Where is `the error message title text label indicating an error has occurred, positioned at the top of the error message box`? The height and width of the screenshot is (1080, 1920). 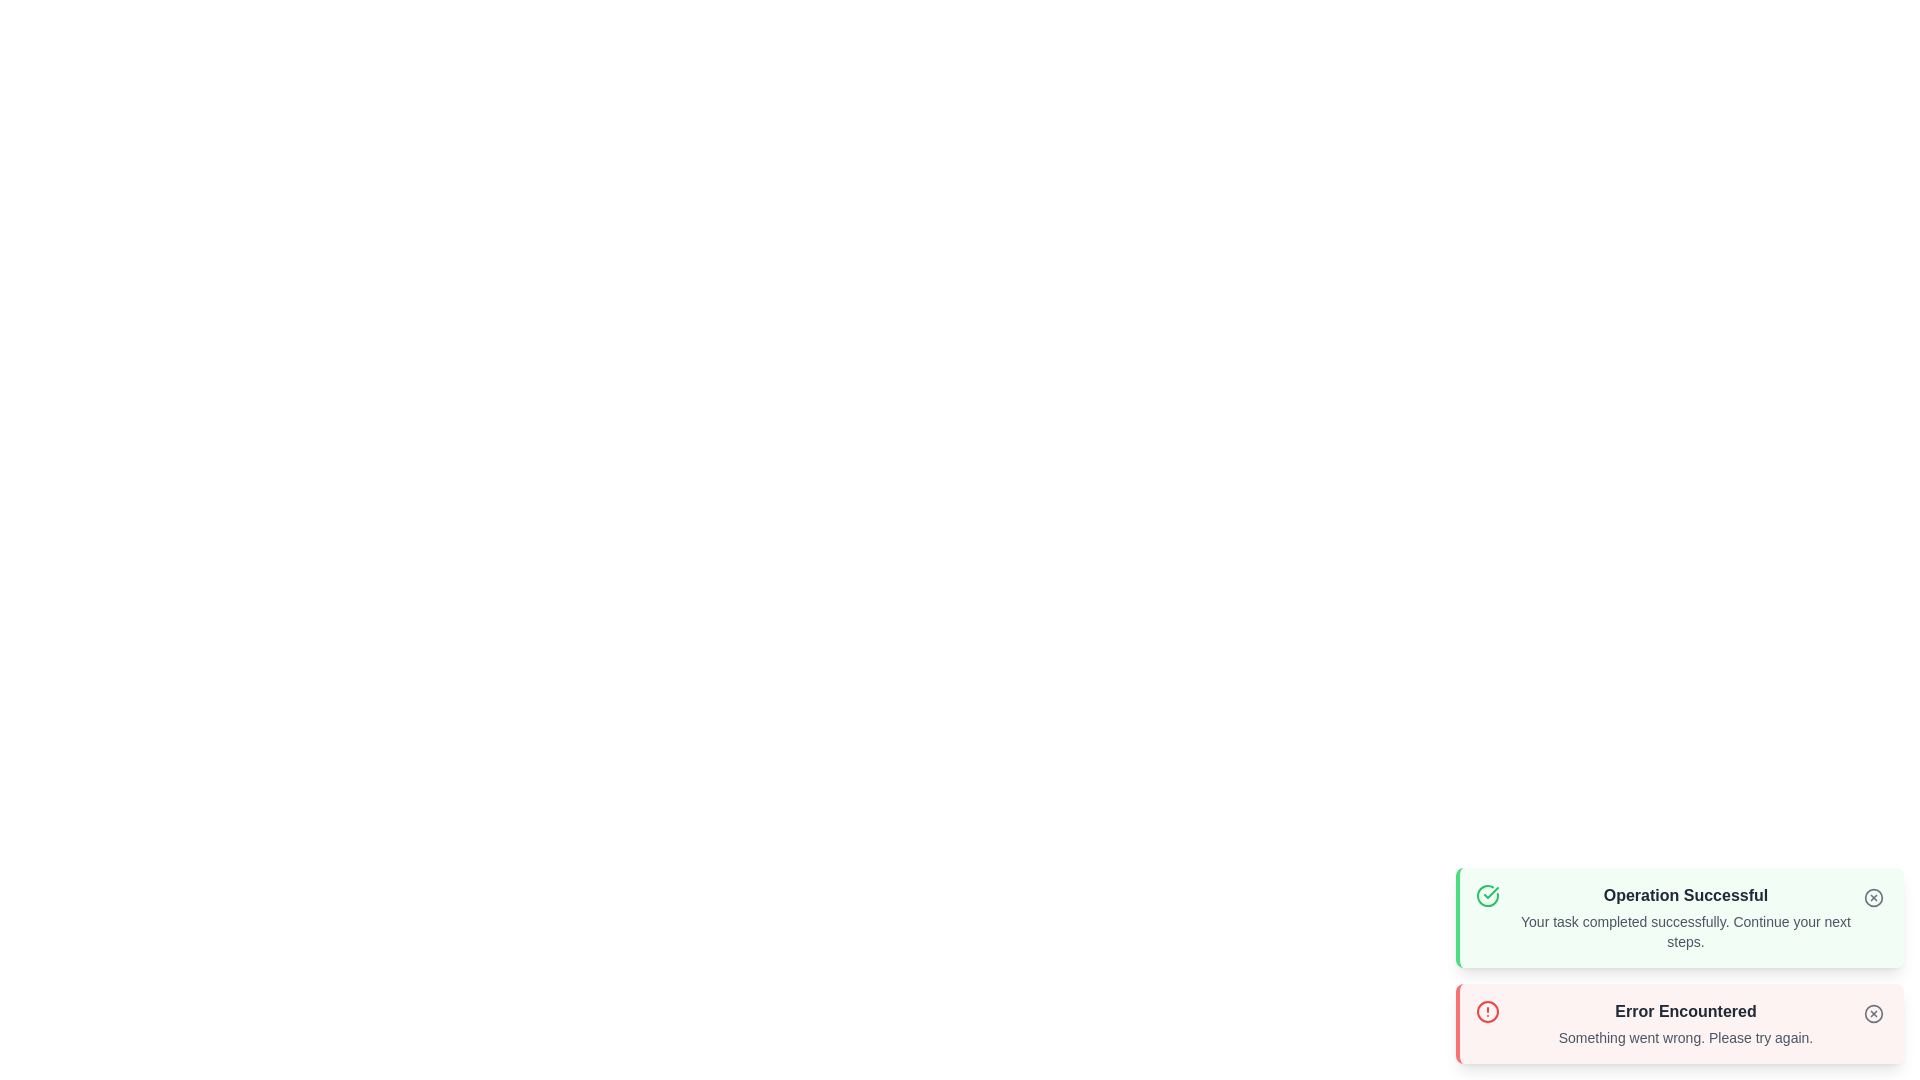 the error message title text label indicating an error has occurred, positioned at the top of the error message box is located at coordinates (1684, 1011).